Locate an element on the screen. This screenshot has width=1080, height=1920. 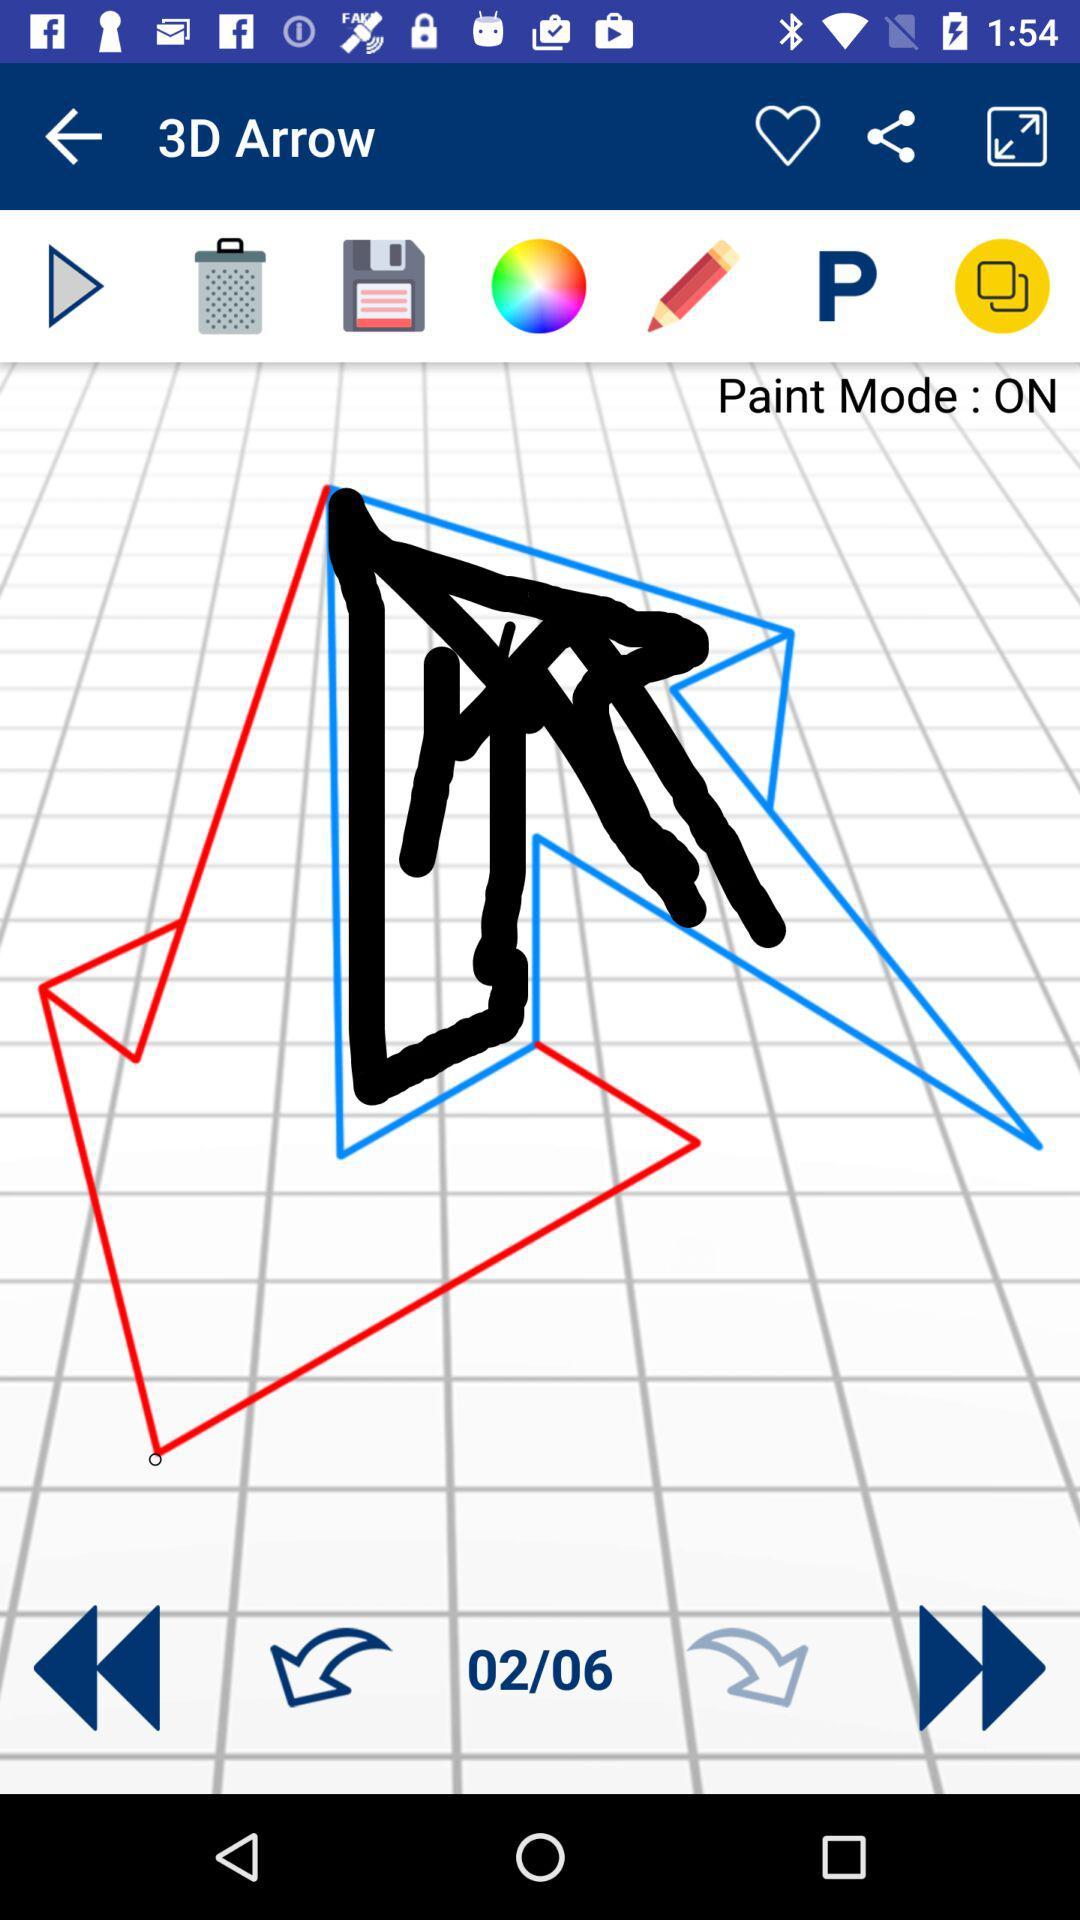
repeat last input is located at coordinates (747, 1668).